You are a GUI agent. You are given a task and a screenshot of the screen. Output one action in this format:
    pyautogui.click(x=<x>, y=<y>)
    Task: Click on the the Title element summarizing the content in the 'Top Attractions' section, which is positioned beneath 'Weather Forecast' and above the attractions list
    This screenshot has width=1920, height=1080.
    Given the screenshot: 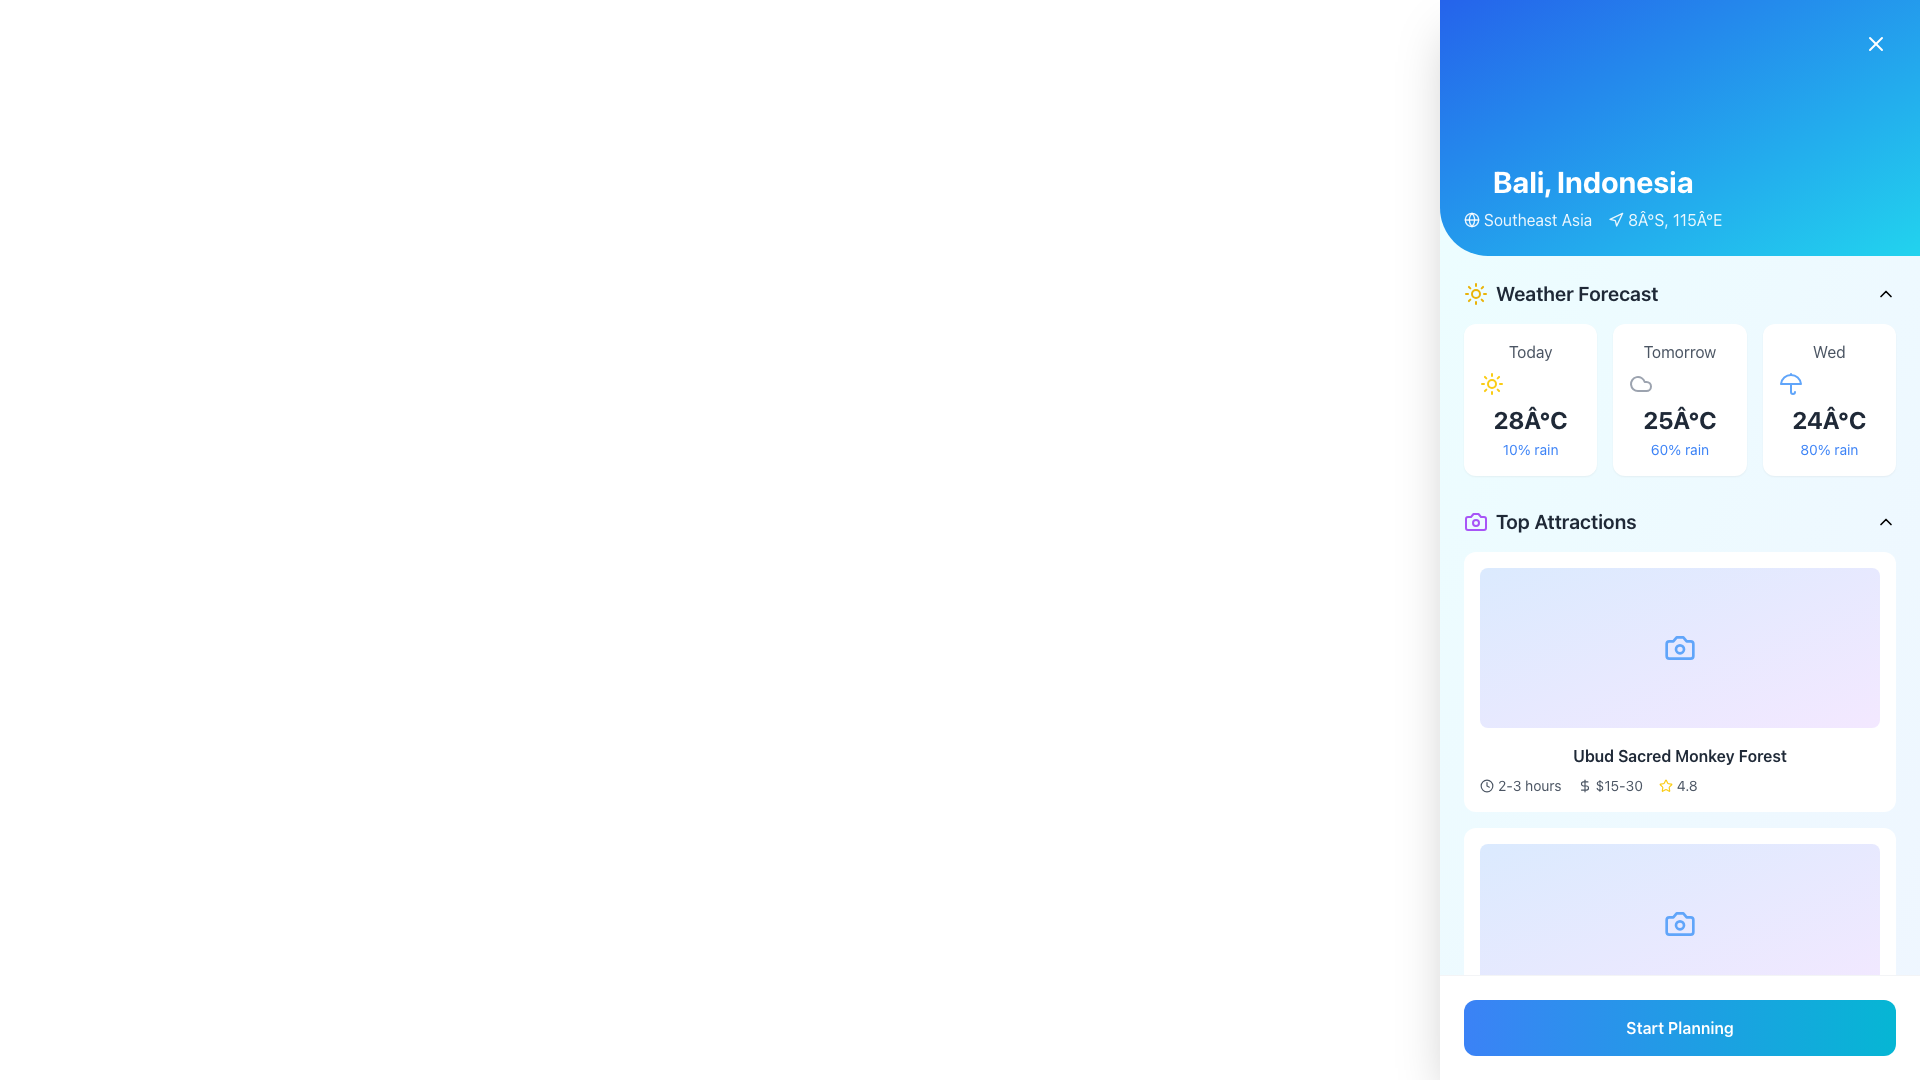 What is the action you would take?
    pyautogui.click(x=1549, y=520)
    